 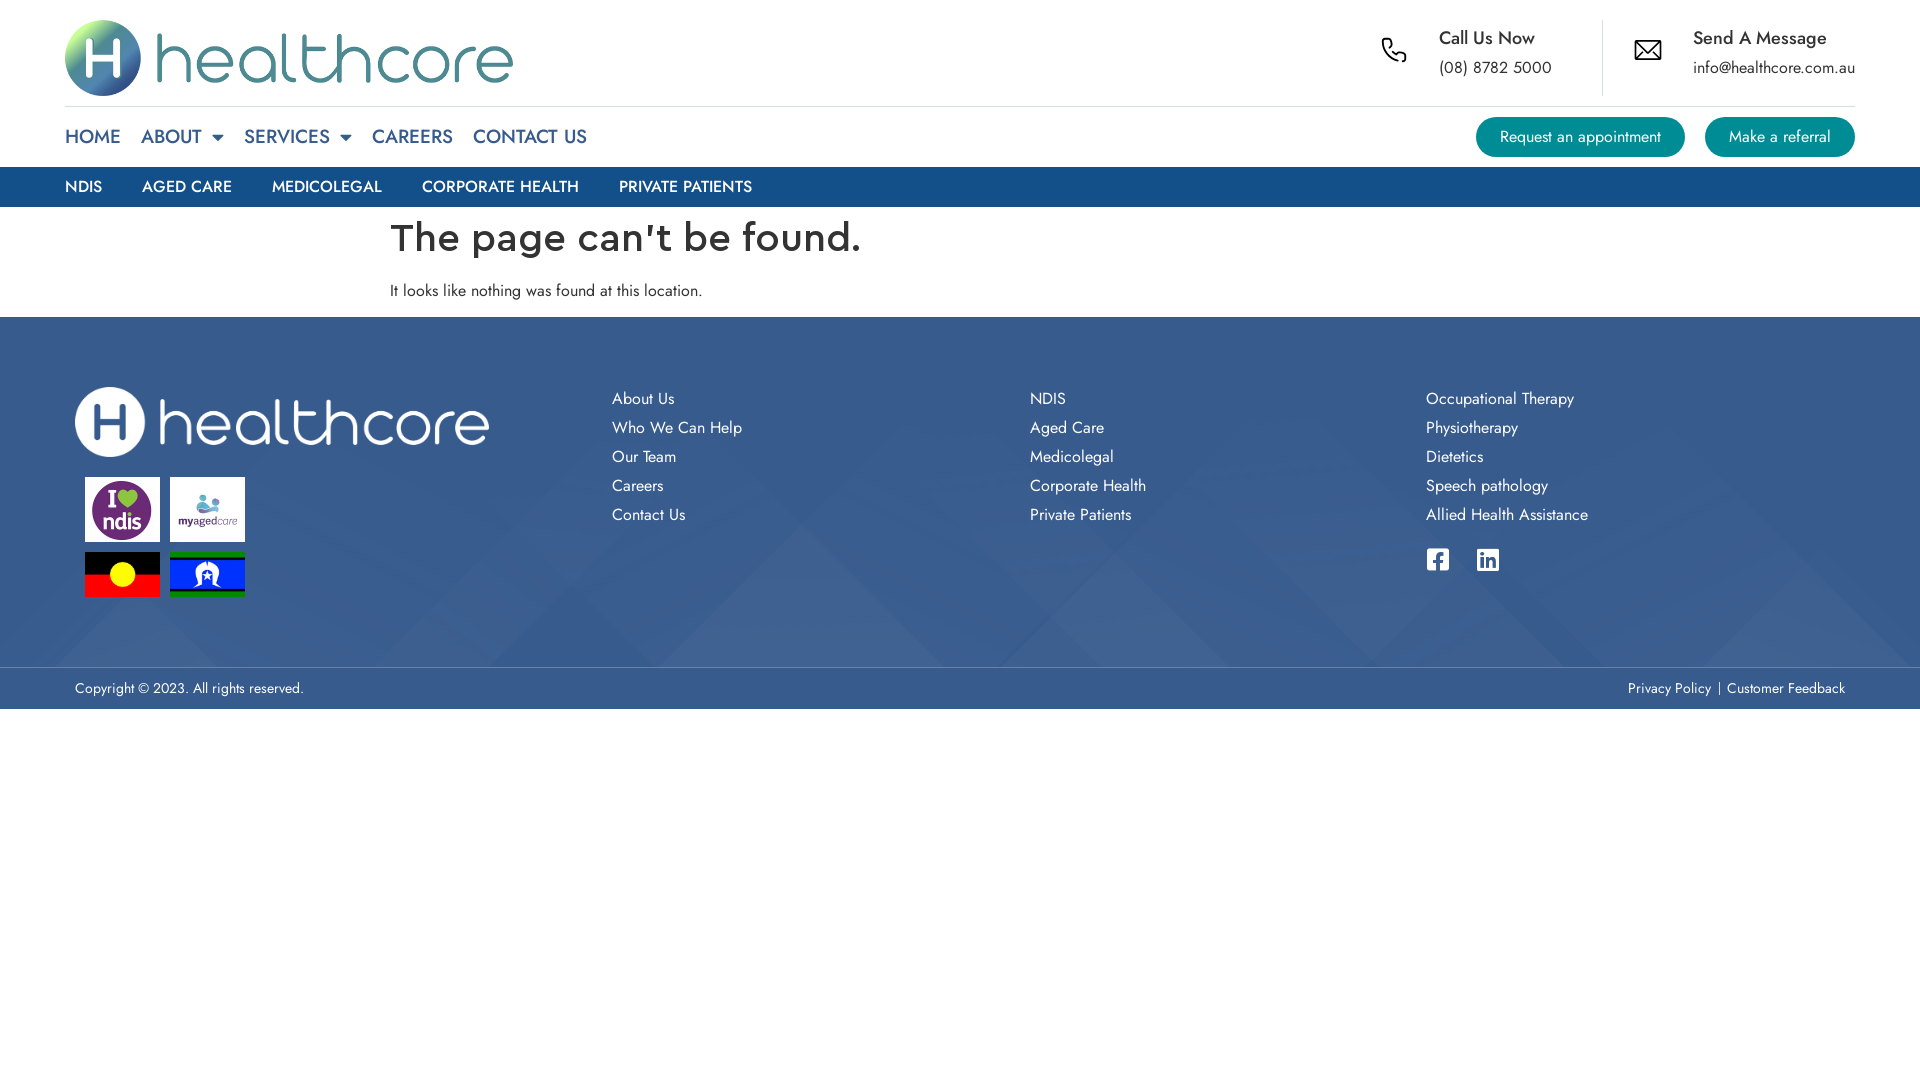 I want to click on 'Our Team', so click(x=643, y=456).